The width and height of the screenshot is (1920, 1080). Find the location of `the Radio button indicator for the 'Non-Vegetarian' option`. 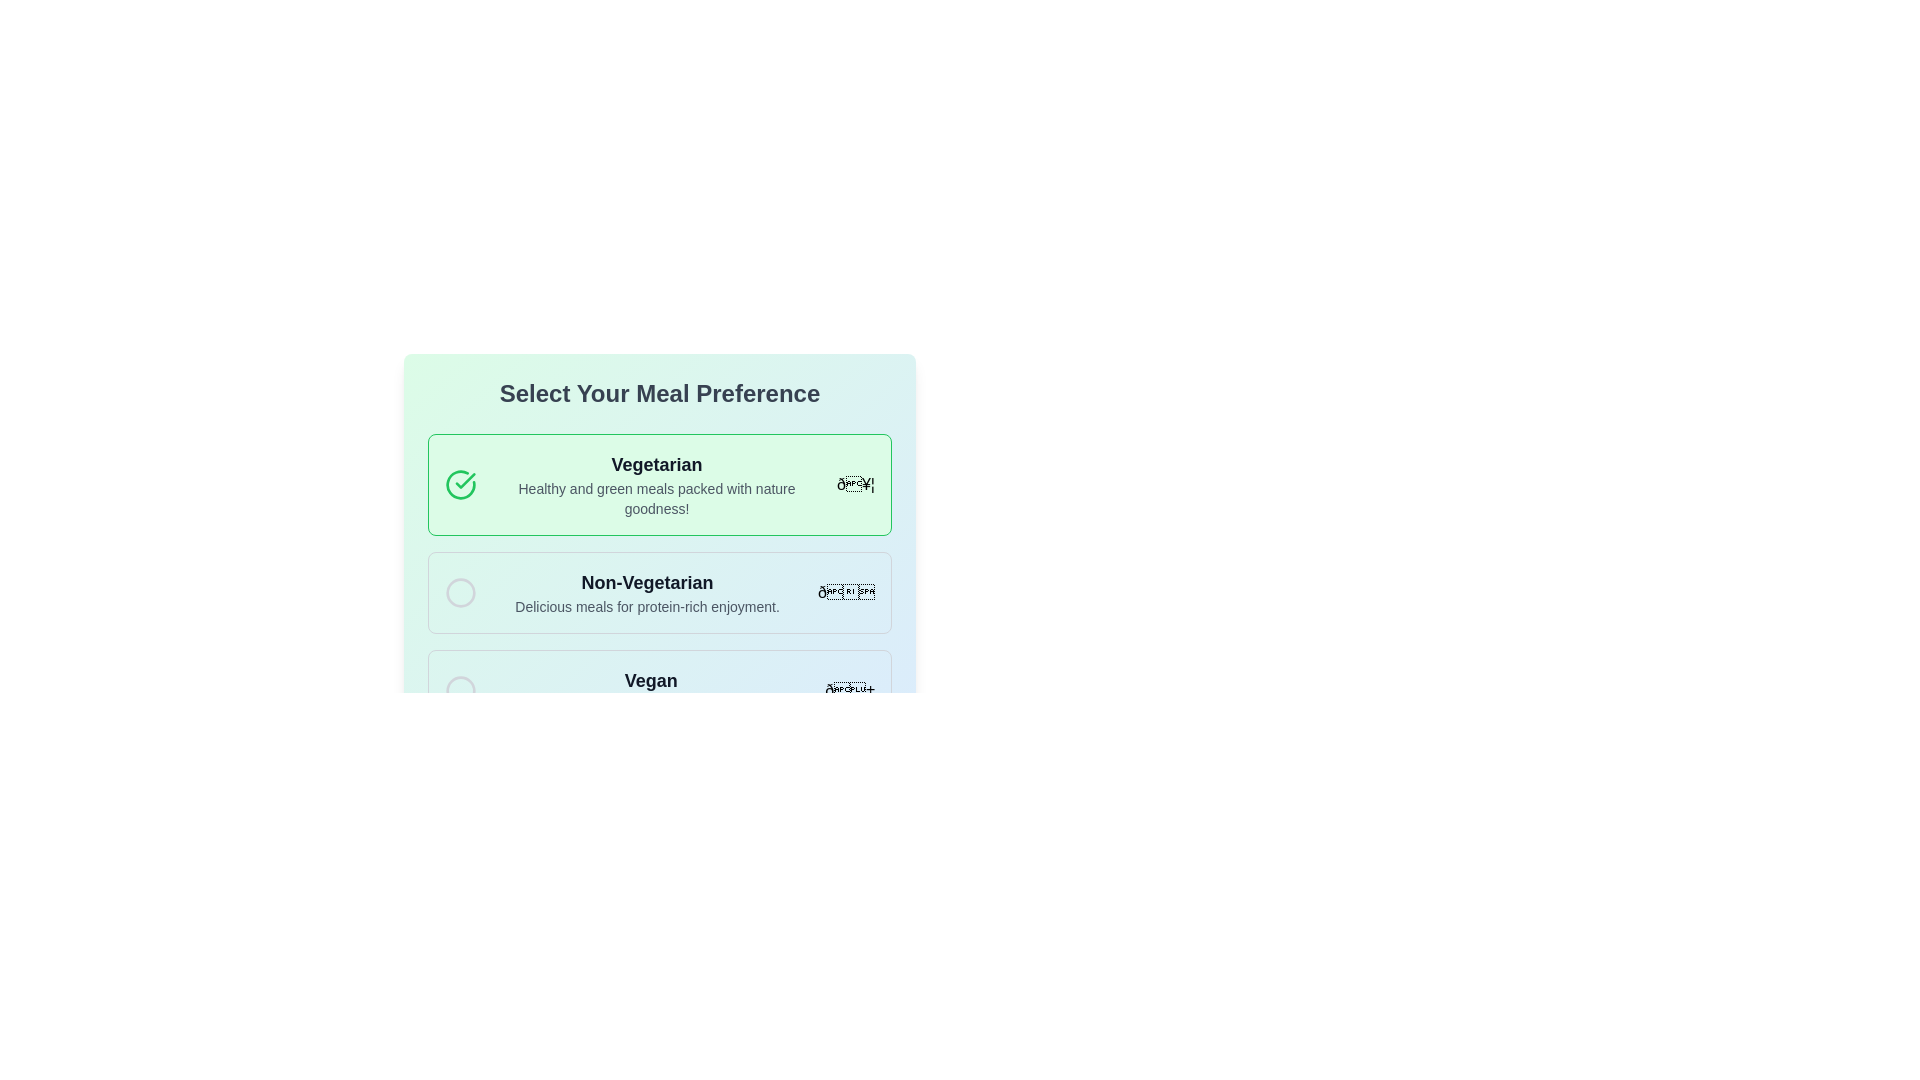

the Radio button indicator for the 'Non-Vegetarian' option is located at coordinates (459, 592).